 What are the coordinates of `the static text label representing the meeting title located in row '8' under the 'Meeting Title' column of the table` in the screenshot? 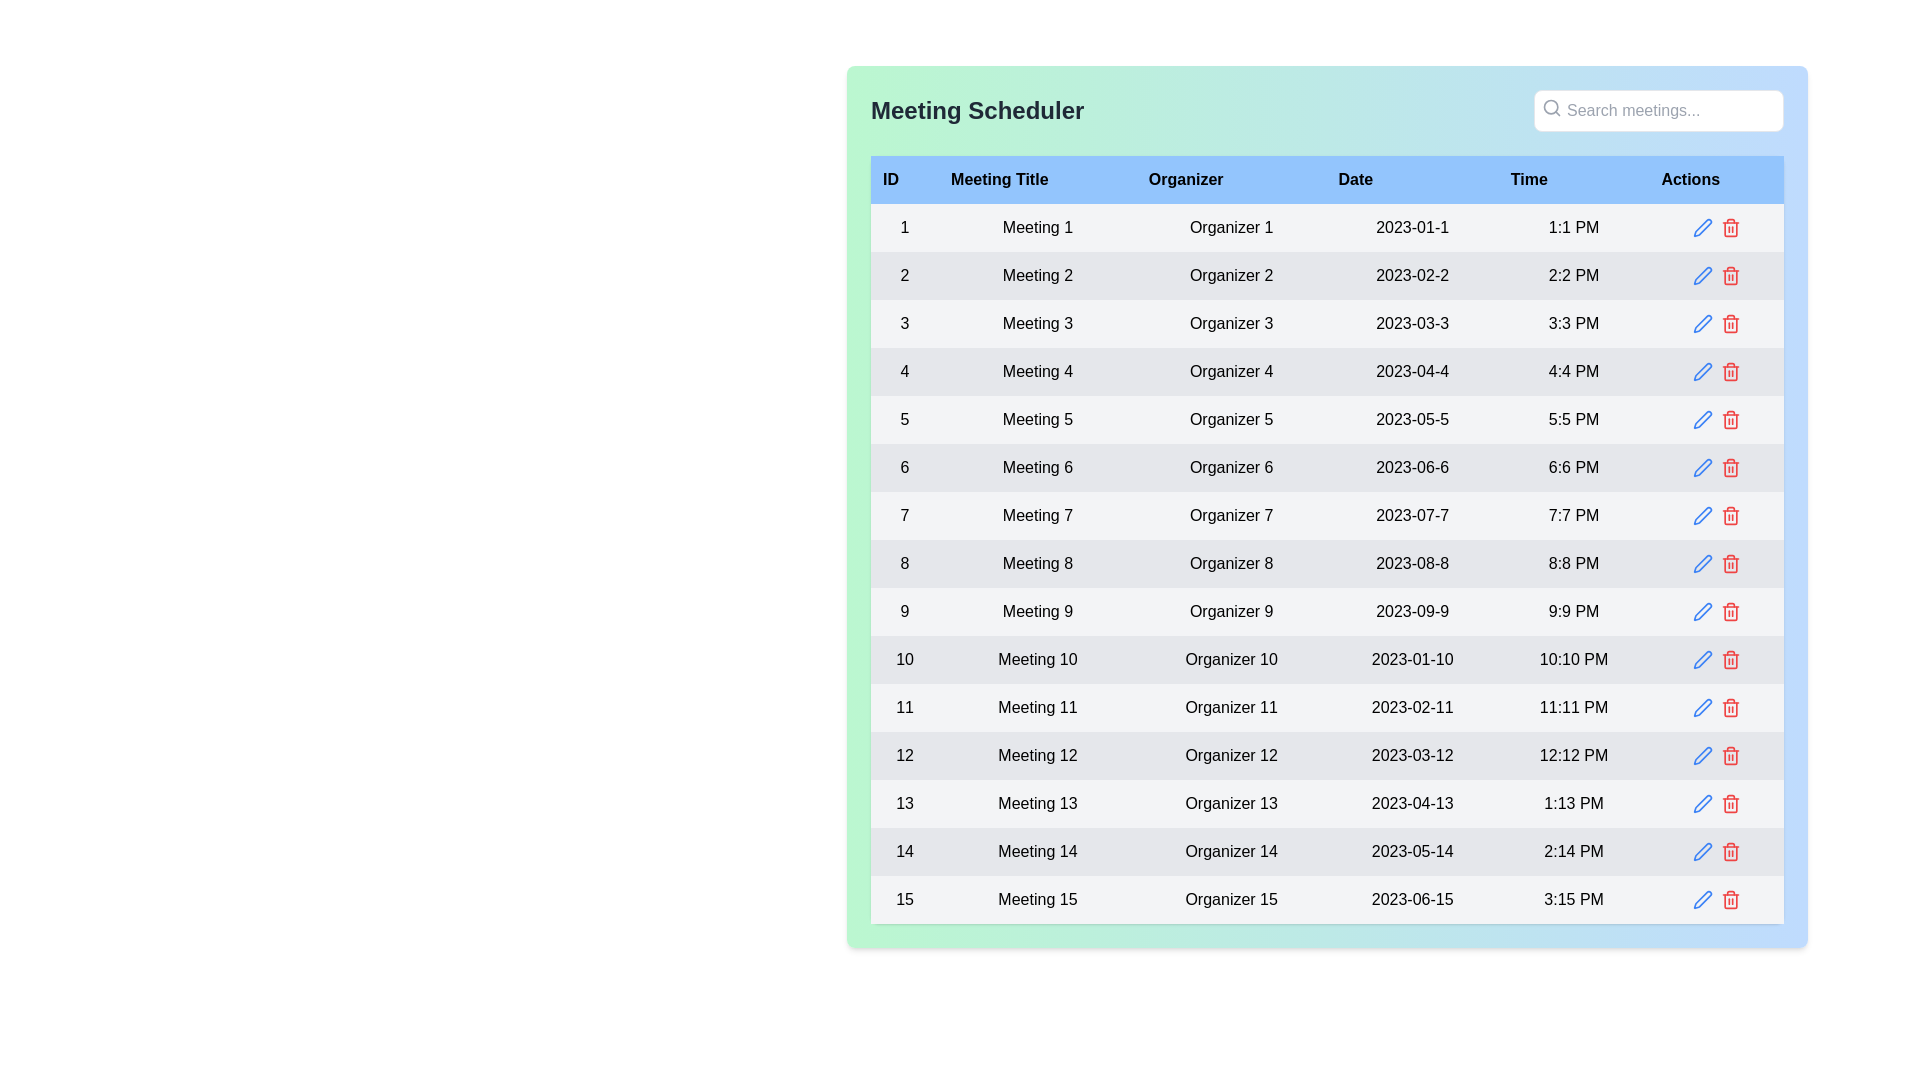 It's located at (1037, 563).